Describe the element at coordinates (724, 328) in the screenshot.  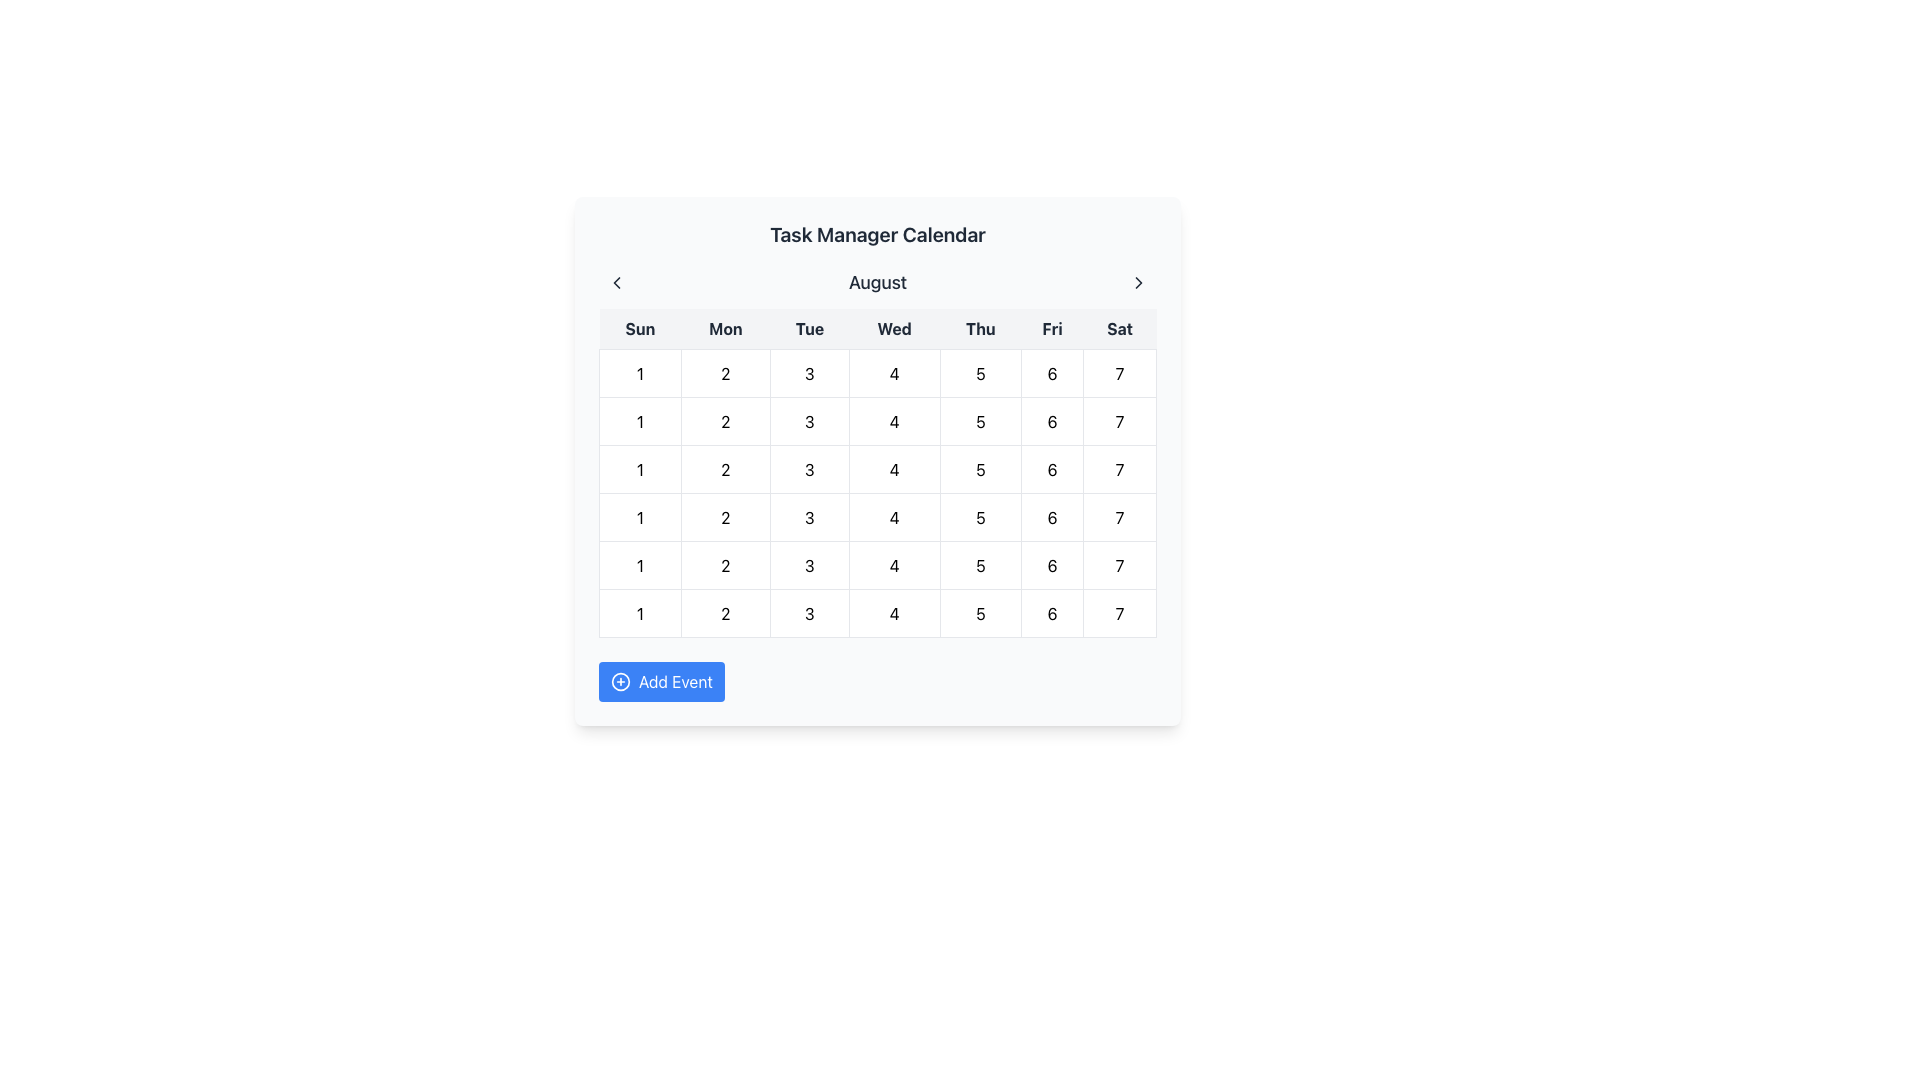
I see `the text label displaying 'Mon' in bold and dark gray, which is centered in a light gray box and represents Monday in the calendar header` at that location.